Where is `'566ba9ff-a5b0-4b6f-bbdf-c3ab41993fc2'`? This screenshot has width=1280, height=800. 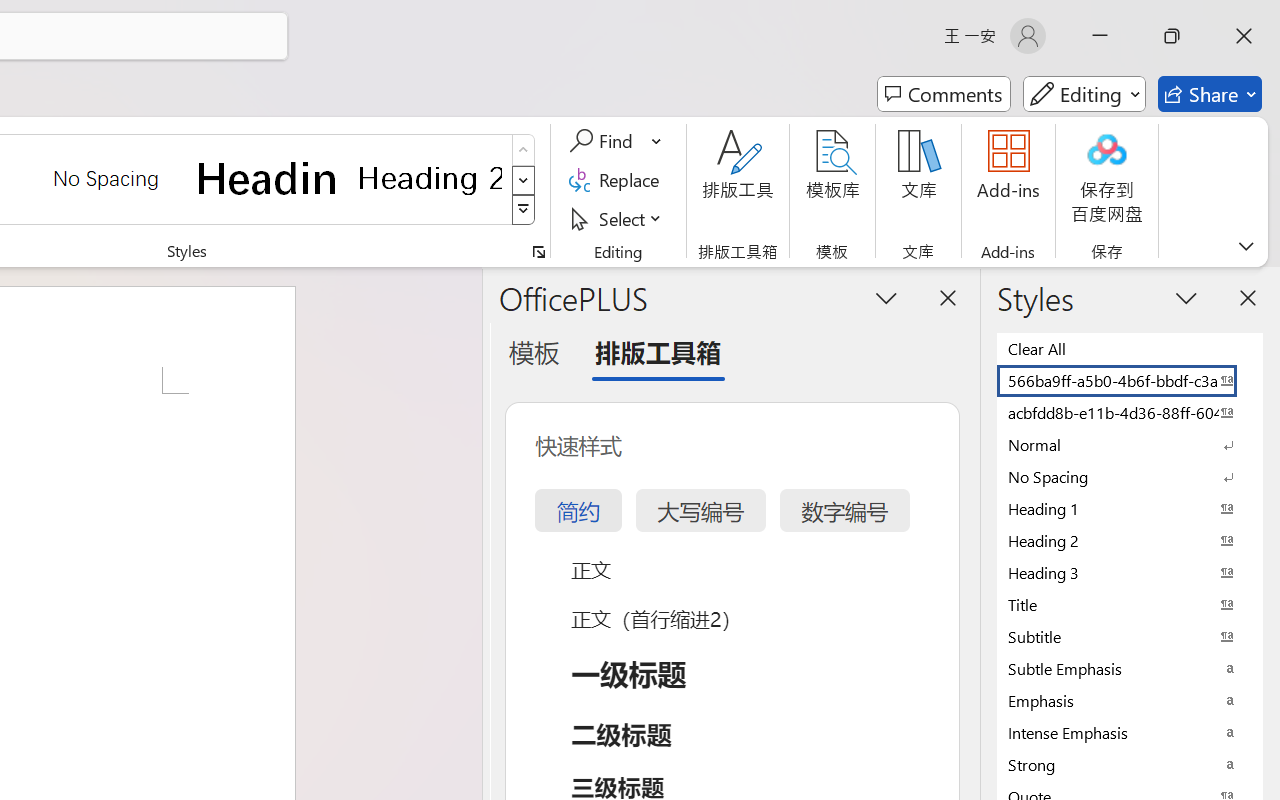
'566ba9ff-a5b0-4b6f-bbdf-c3ab41993fc2' is located at coordinates (1130, 379).